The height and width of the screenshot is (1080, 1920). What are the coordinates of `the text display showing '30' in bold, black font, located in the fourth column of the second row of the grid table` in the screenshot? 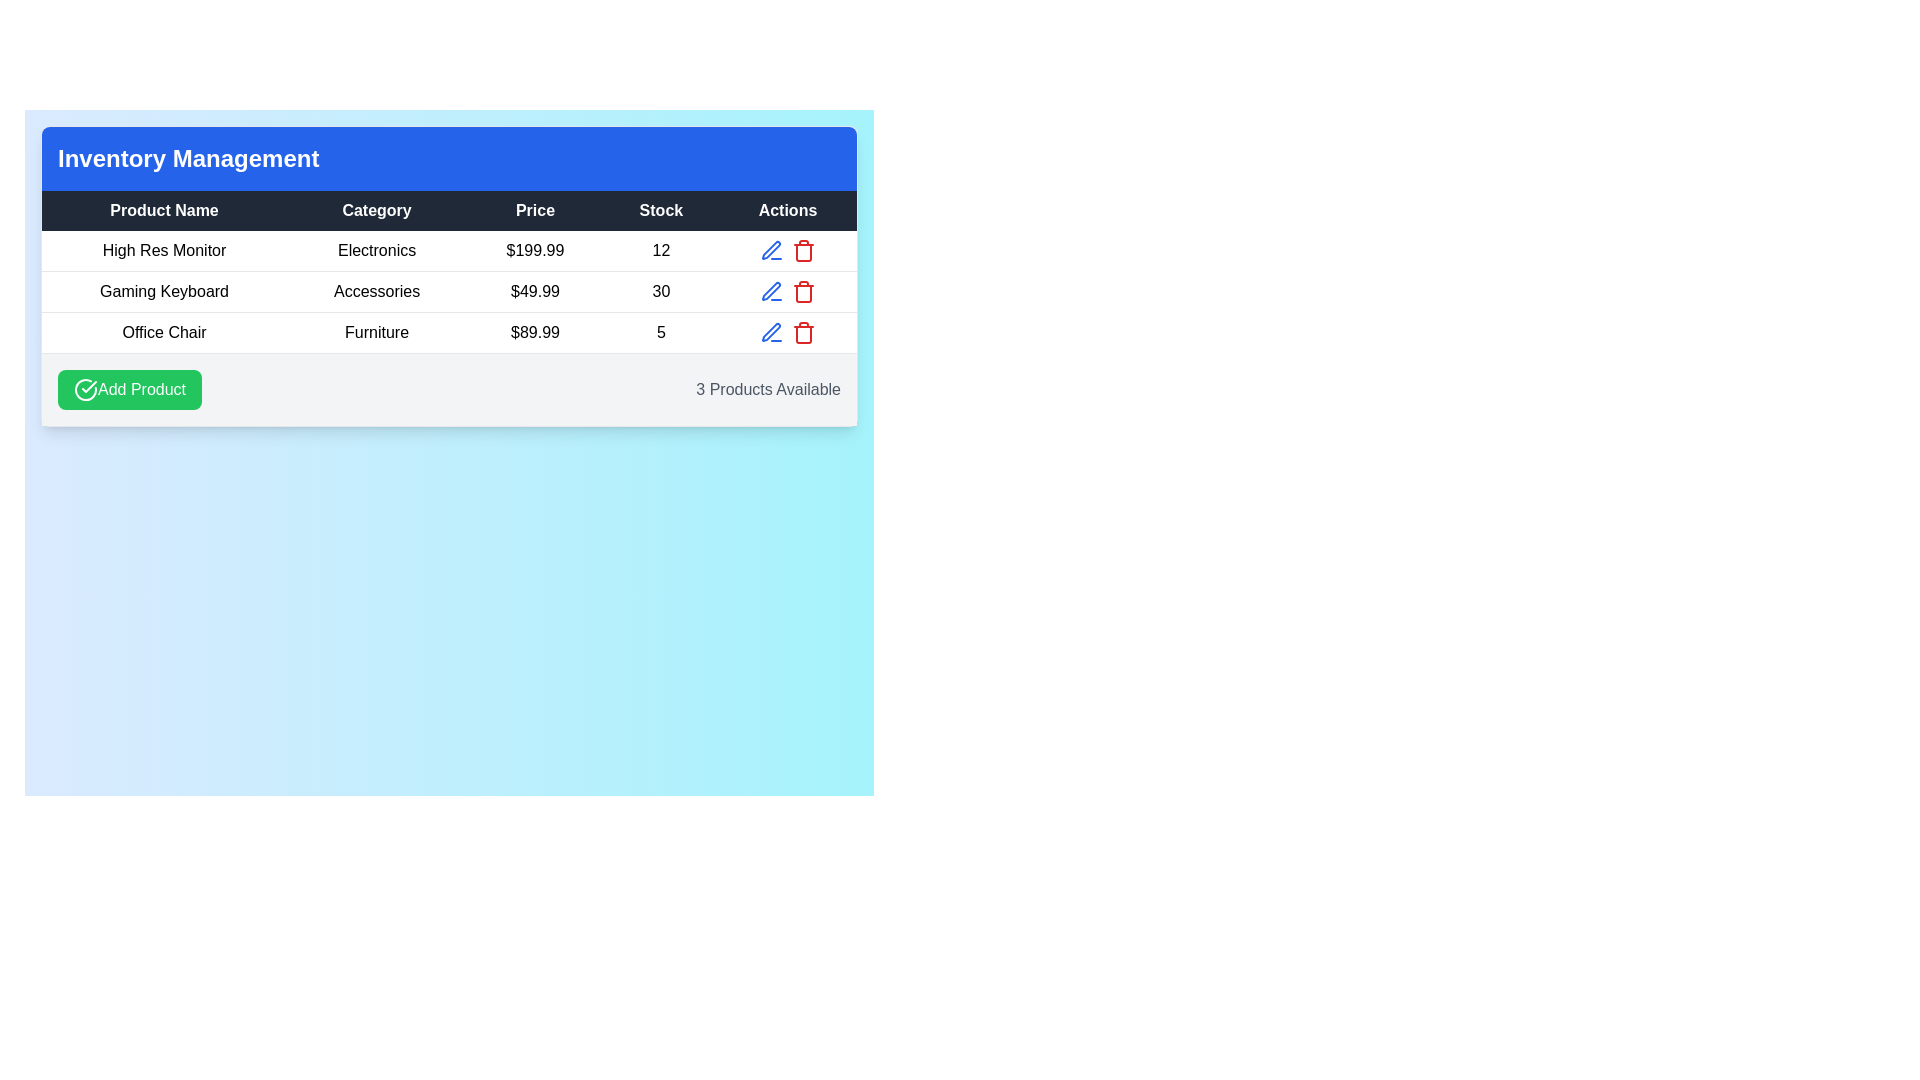 It's located at (661, 292).